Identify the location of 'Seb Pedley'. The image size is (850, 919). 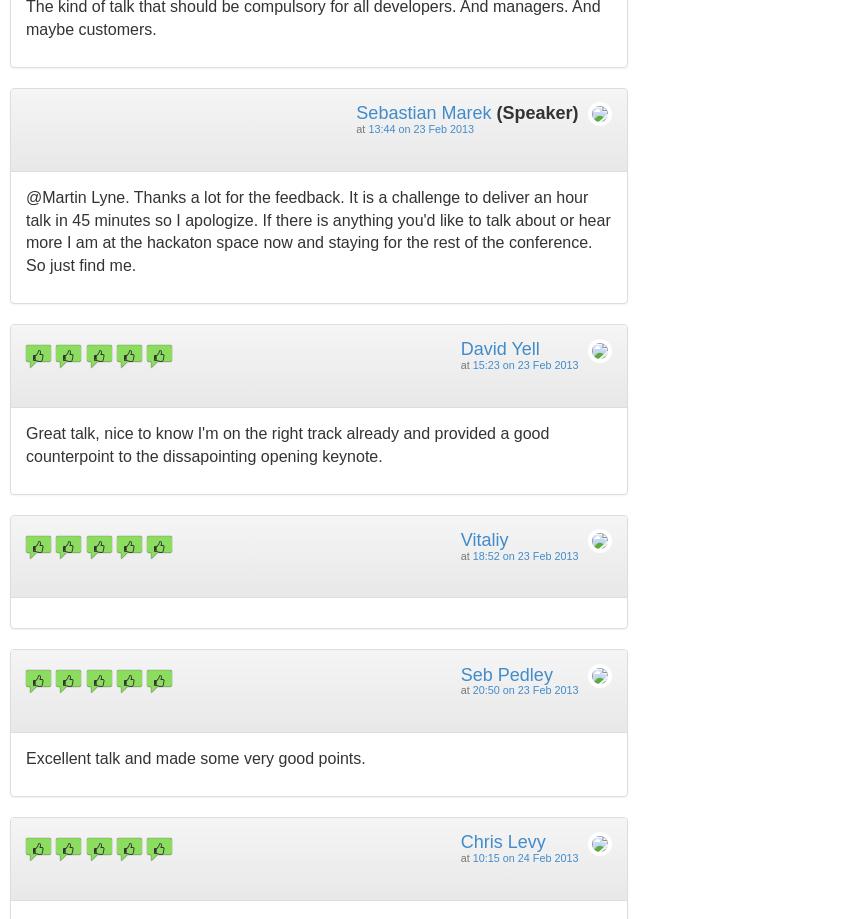
(506, 672).